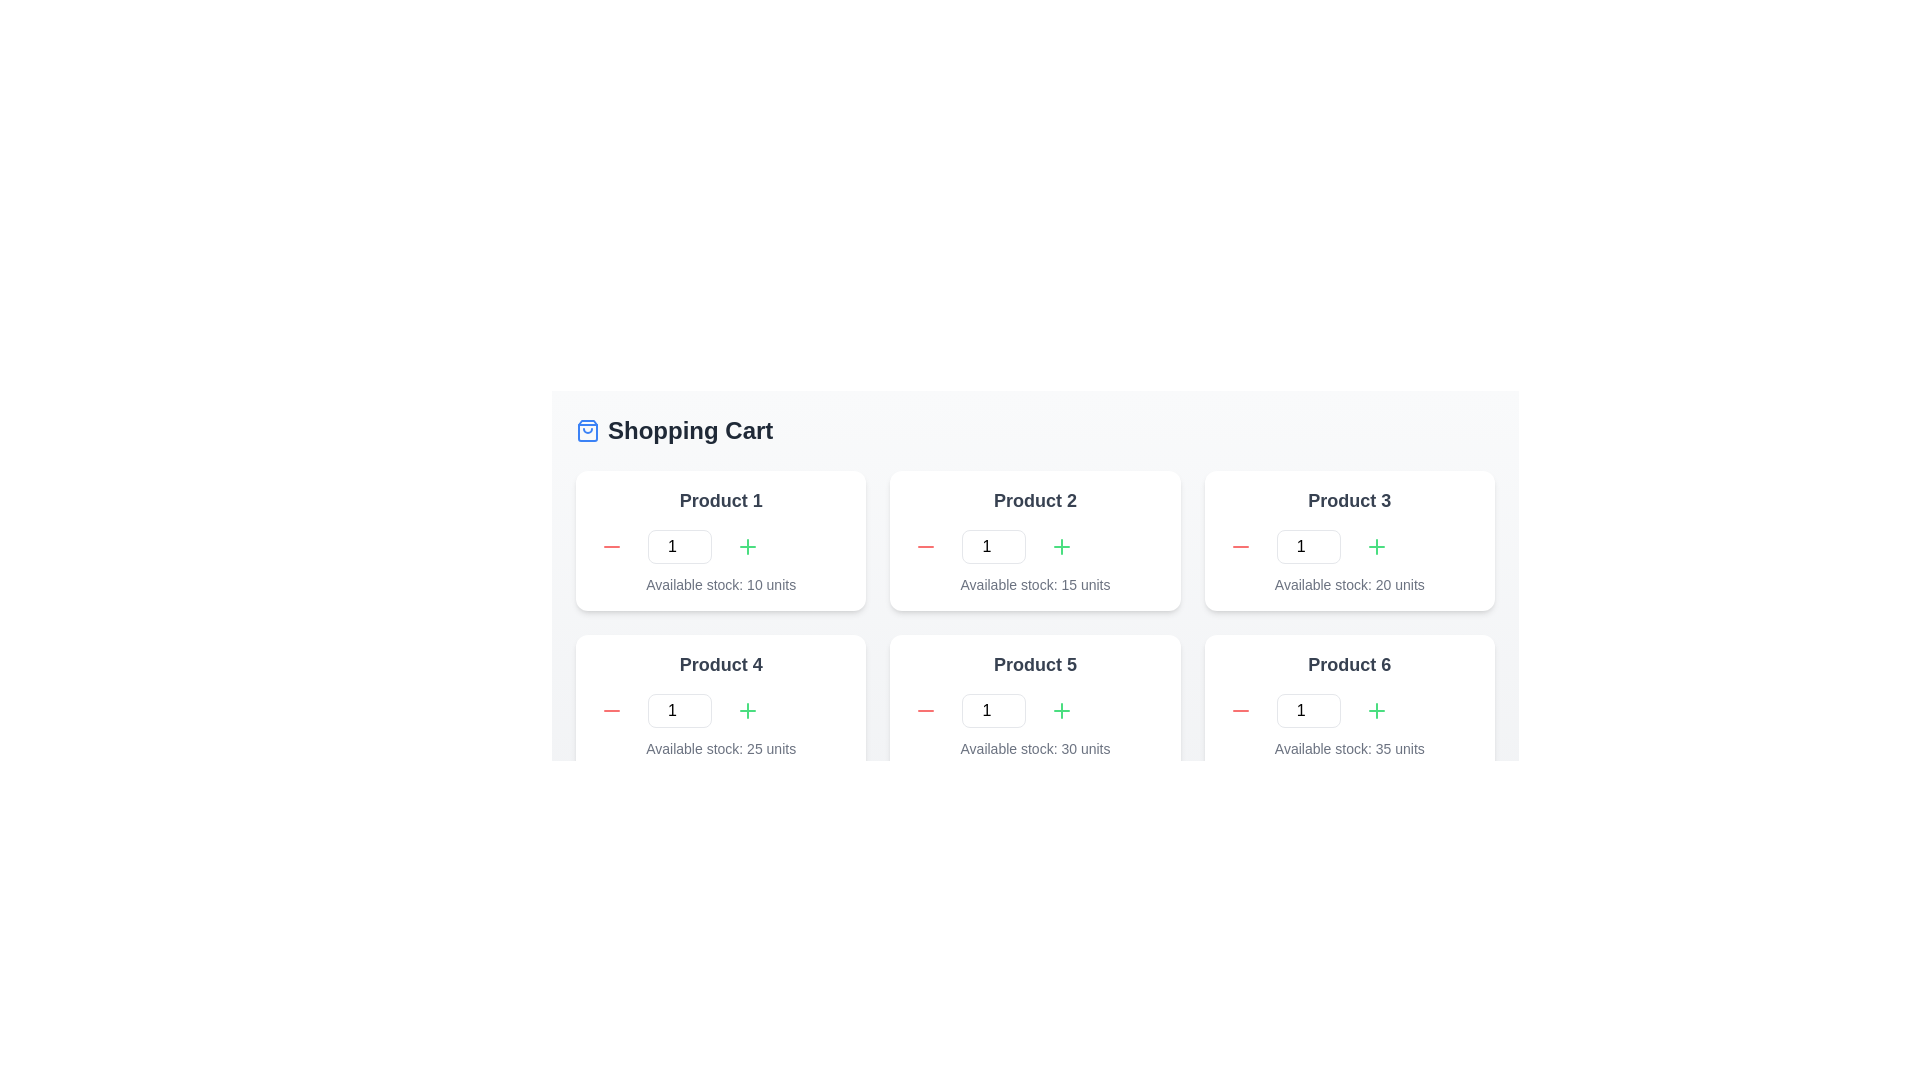  I want to click on the static text label displaying 'Available stock: 35 units' located at the bottom-center of the 'Product 6' box, so click(1349, 748).